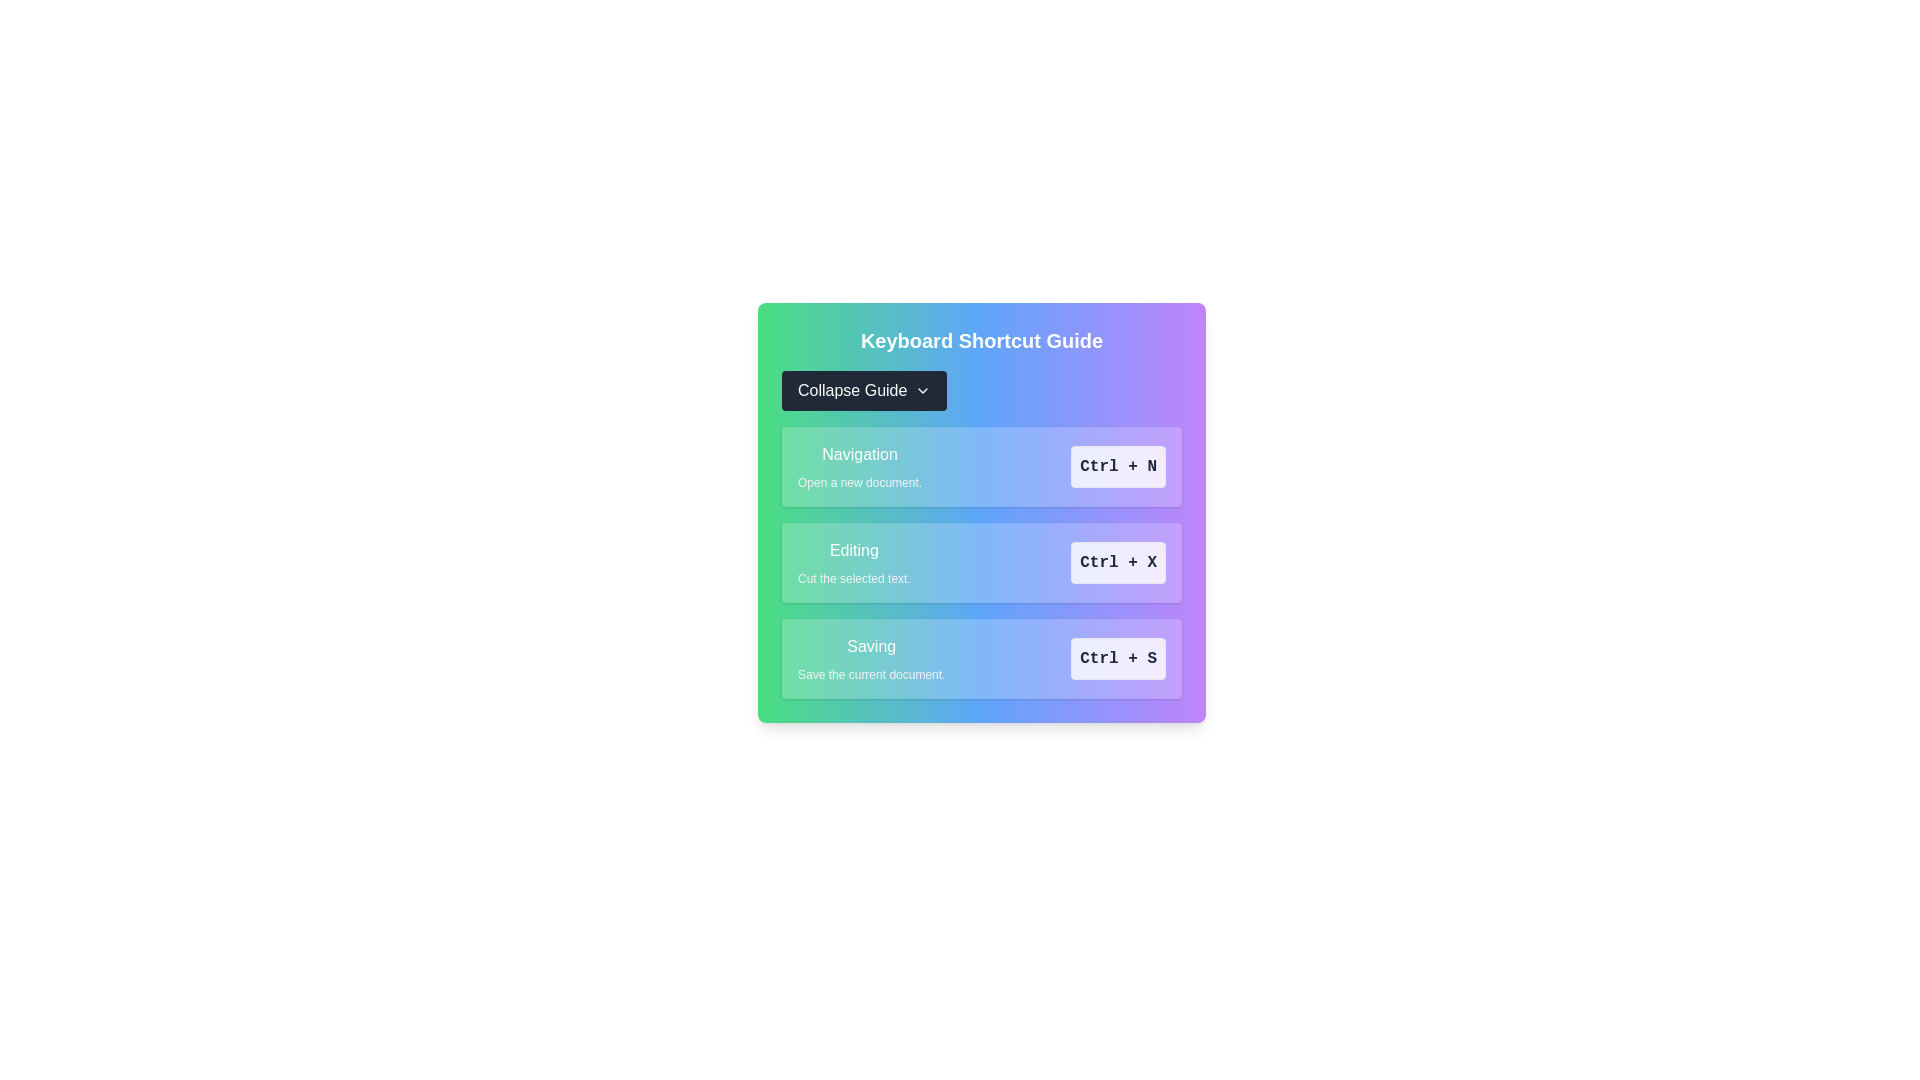 This screenshot has width=1920, height=1080. Describe the element at coordinates (854, 551) in the screenshot. I see `the Static Text Label displaying 'Editing', which is styled with a medium-sized white font and is part of a grouped component in the middle section of the interface` at that location.